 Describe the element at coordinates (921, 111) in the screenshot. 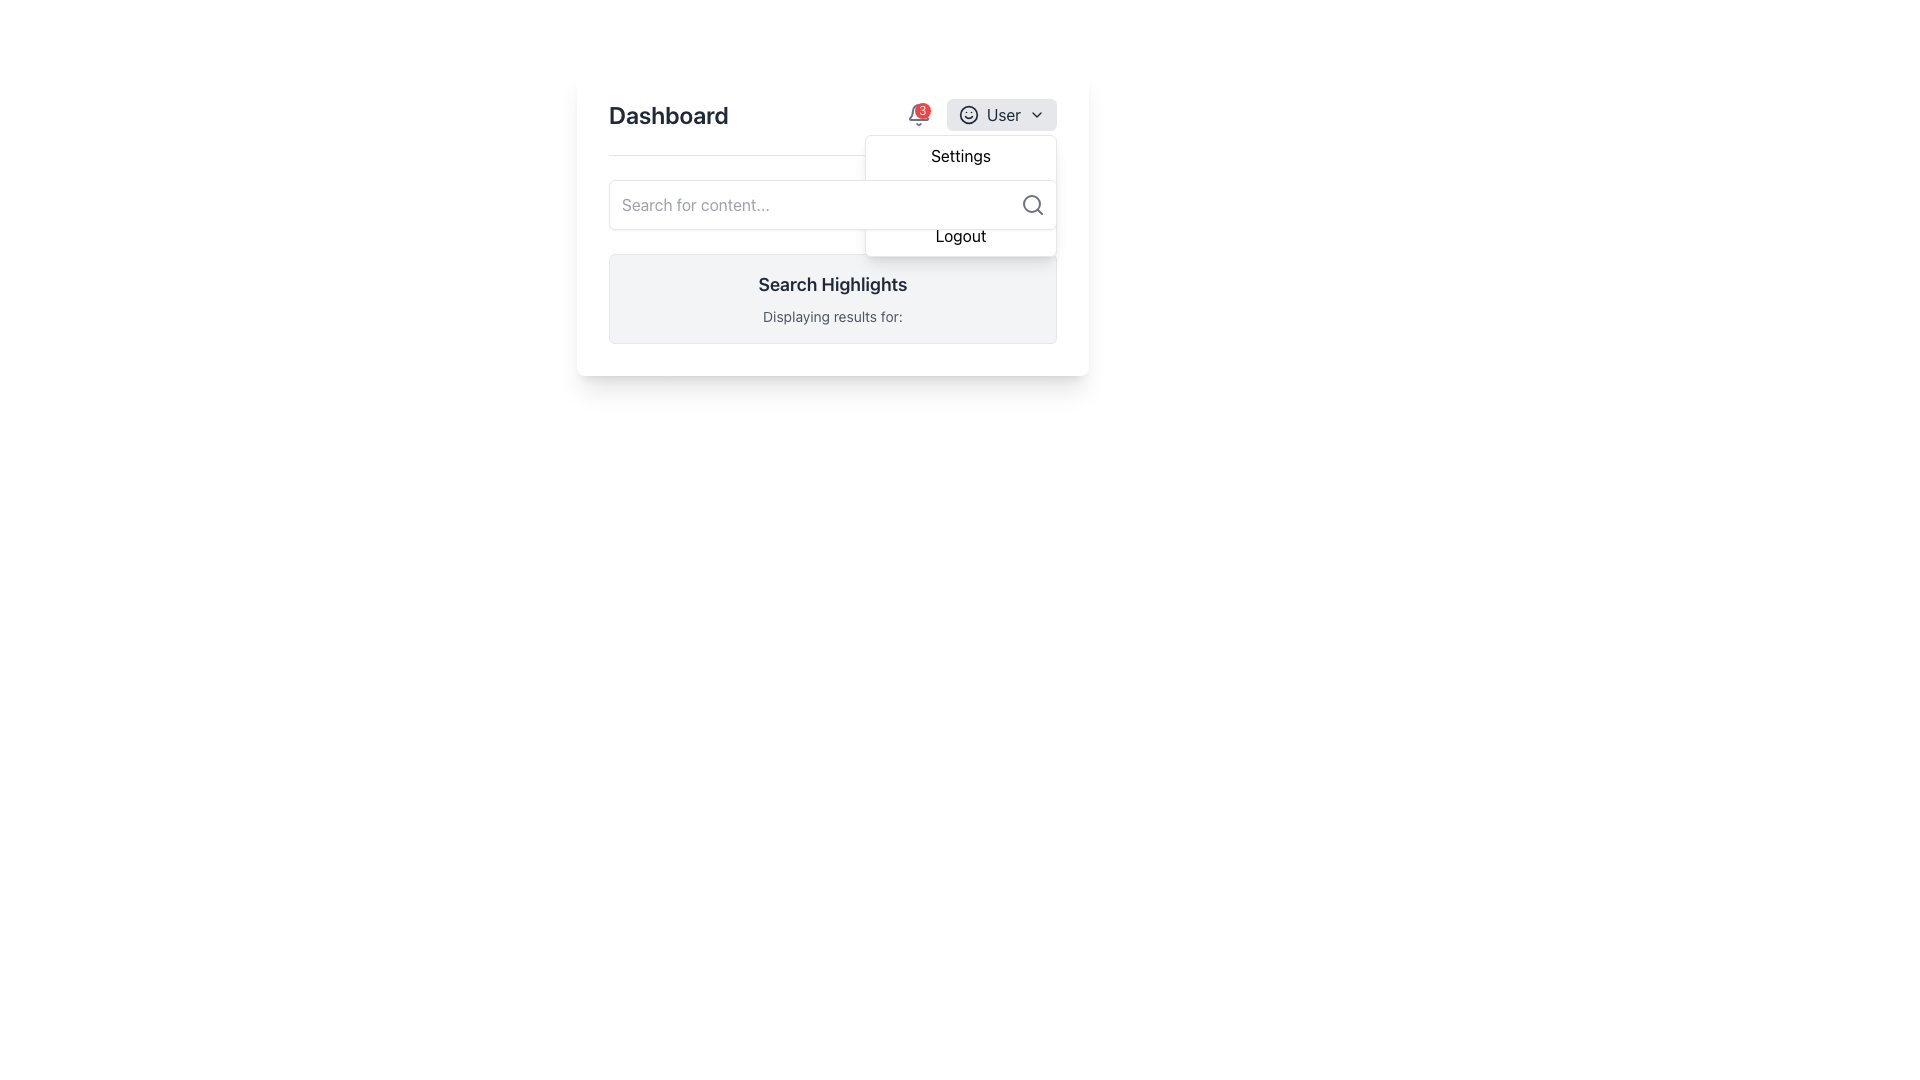

I see `the Notification Badge featuring a red background with a white numeral '3', located at the top-right corner of the bell icon` at that location.